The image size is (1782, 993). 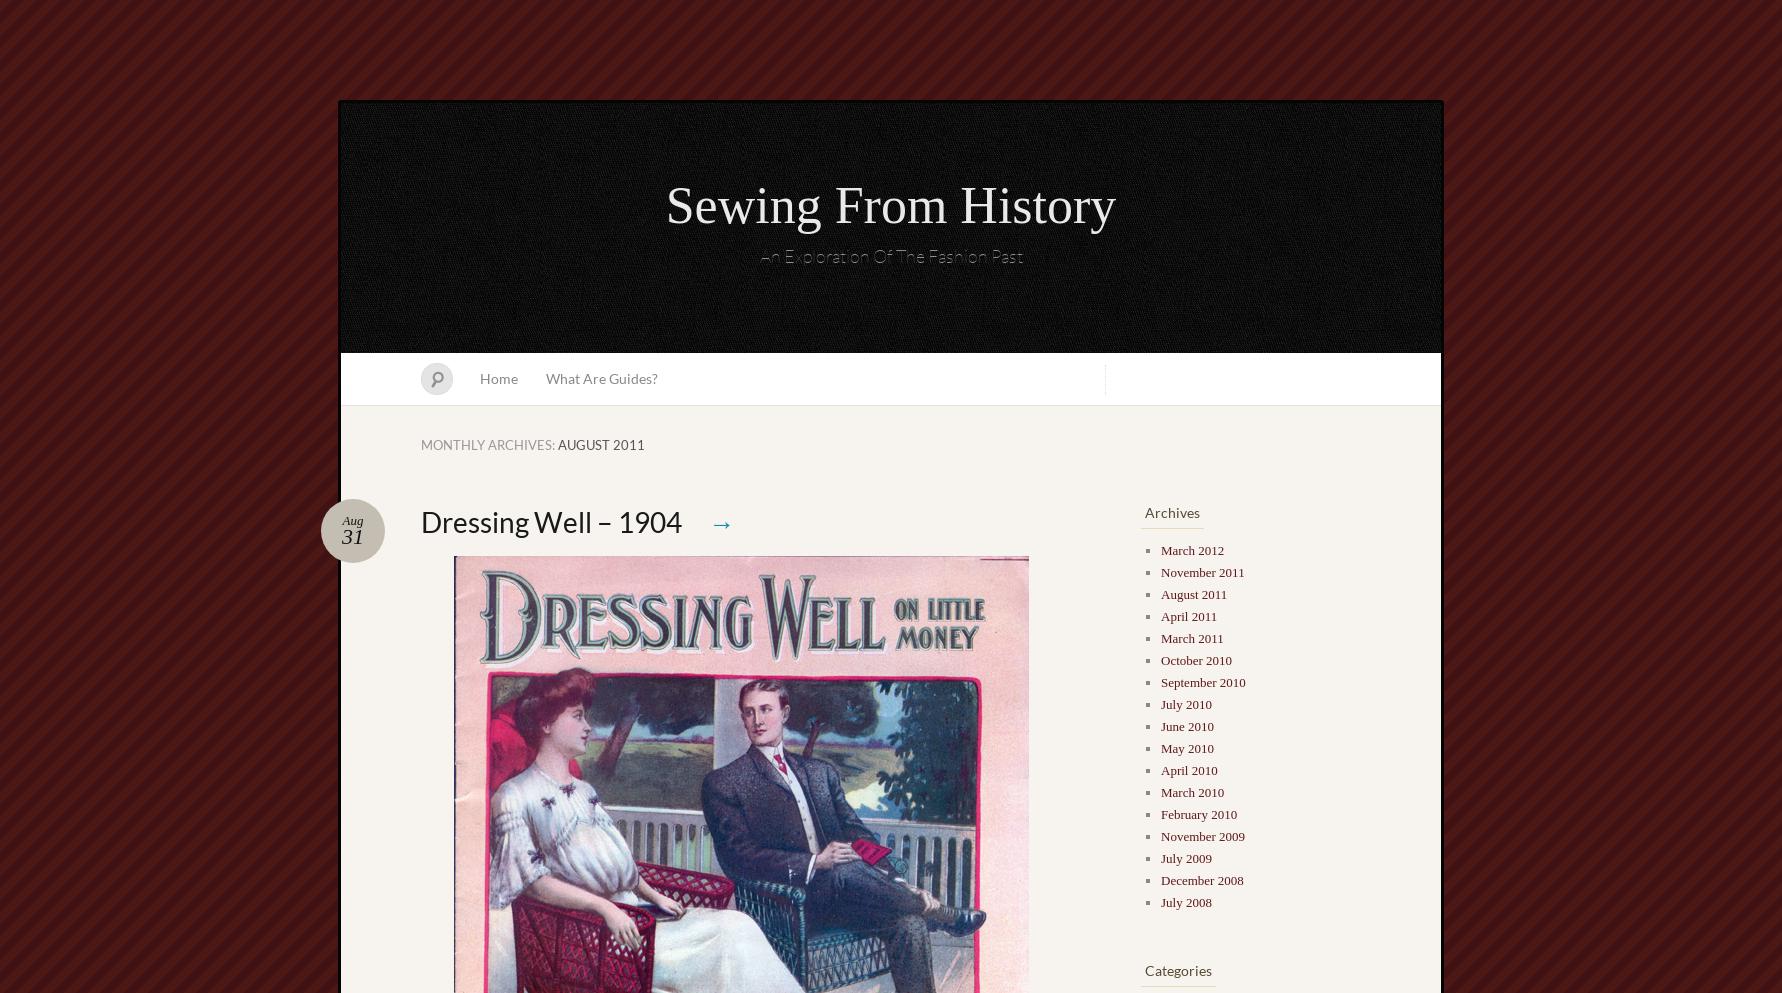 I want to click on 'December 2008', so click(x=1200, y=880).